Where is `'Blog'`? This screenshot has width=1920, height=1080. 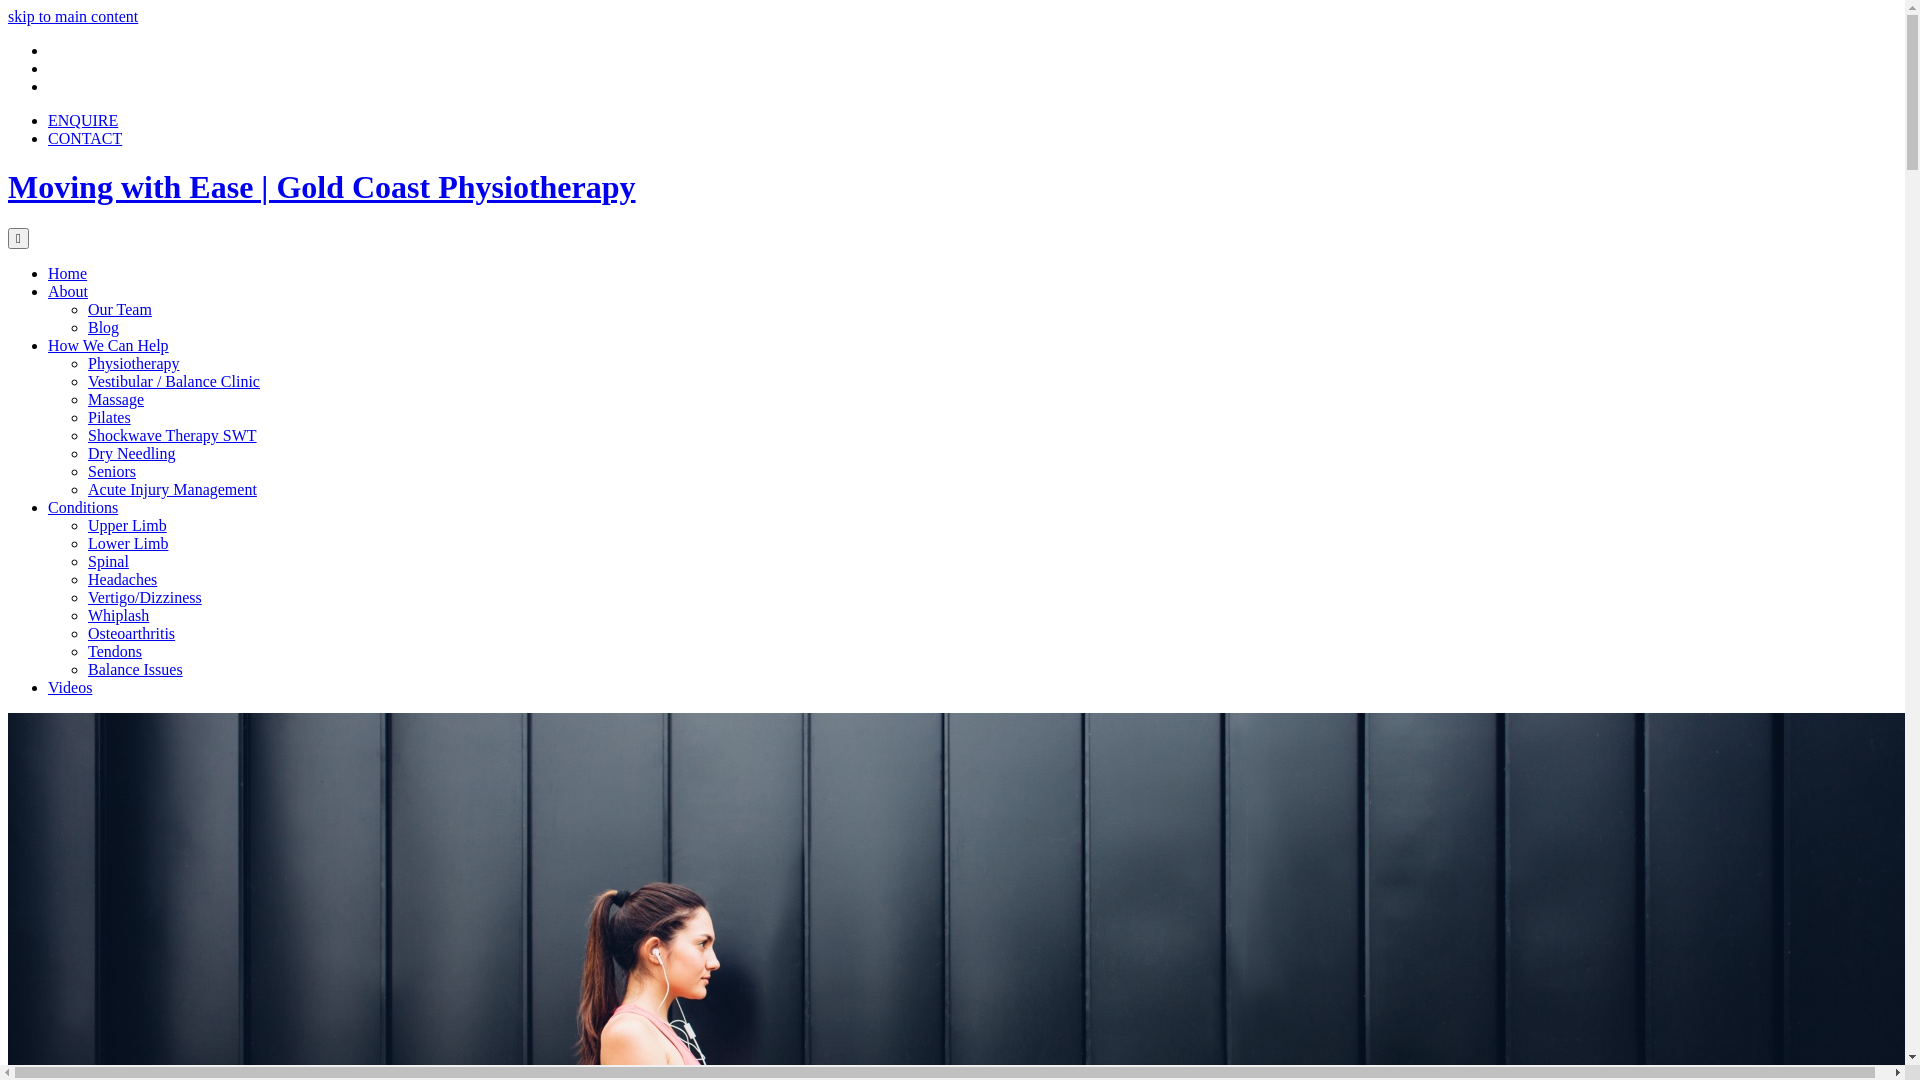
'Blog' is located at coordinates (102, 326).